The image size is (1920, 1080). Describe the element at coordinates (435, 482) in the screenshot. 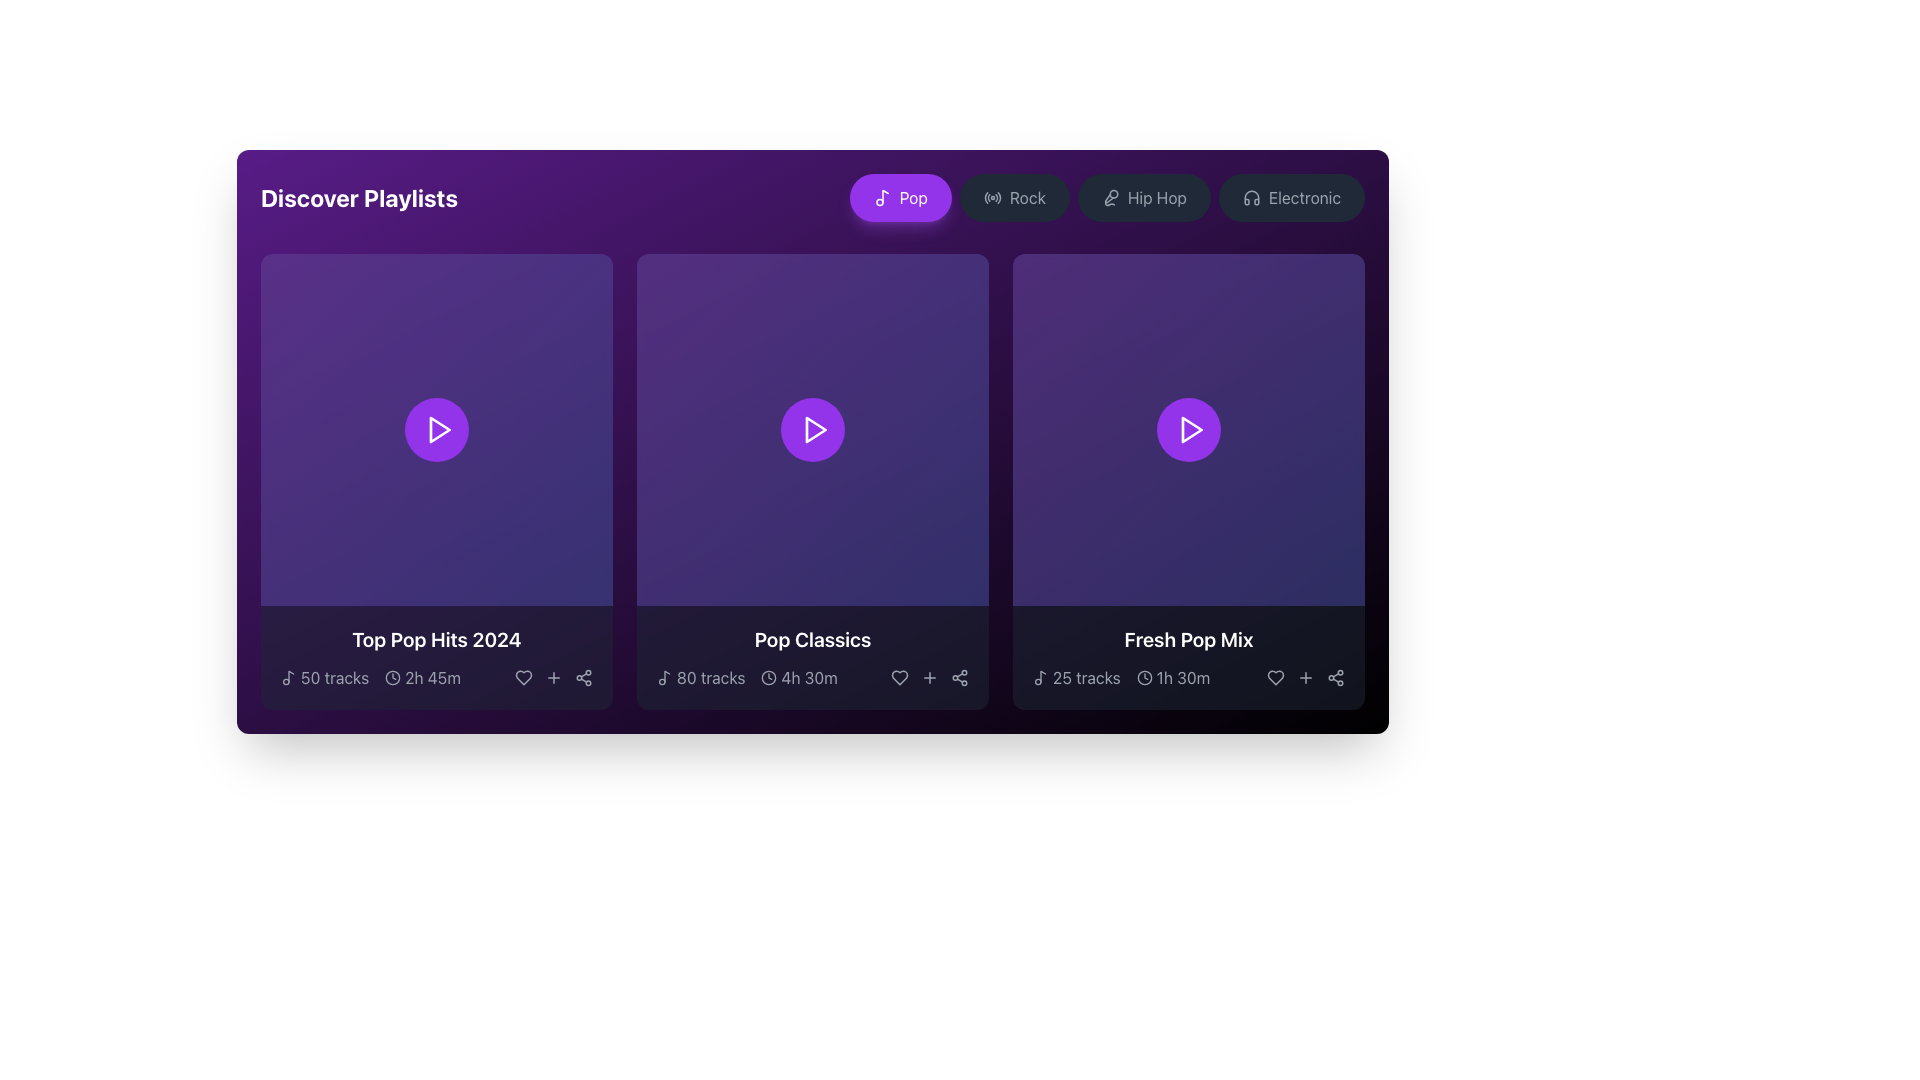

I see `the first card in the grid layout that provides access to the playlist titled 'Top Pop Hits 2024'` at that location.